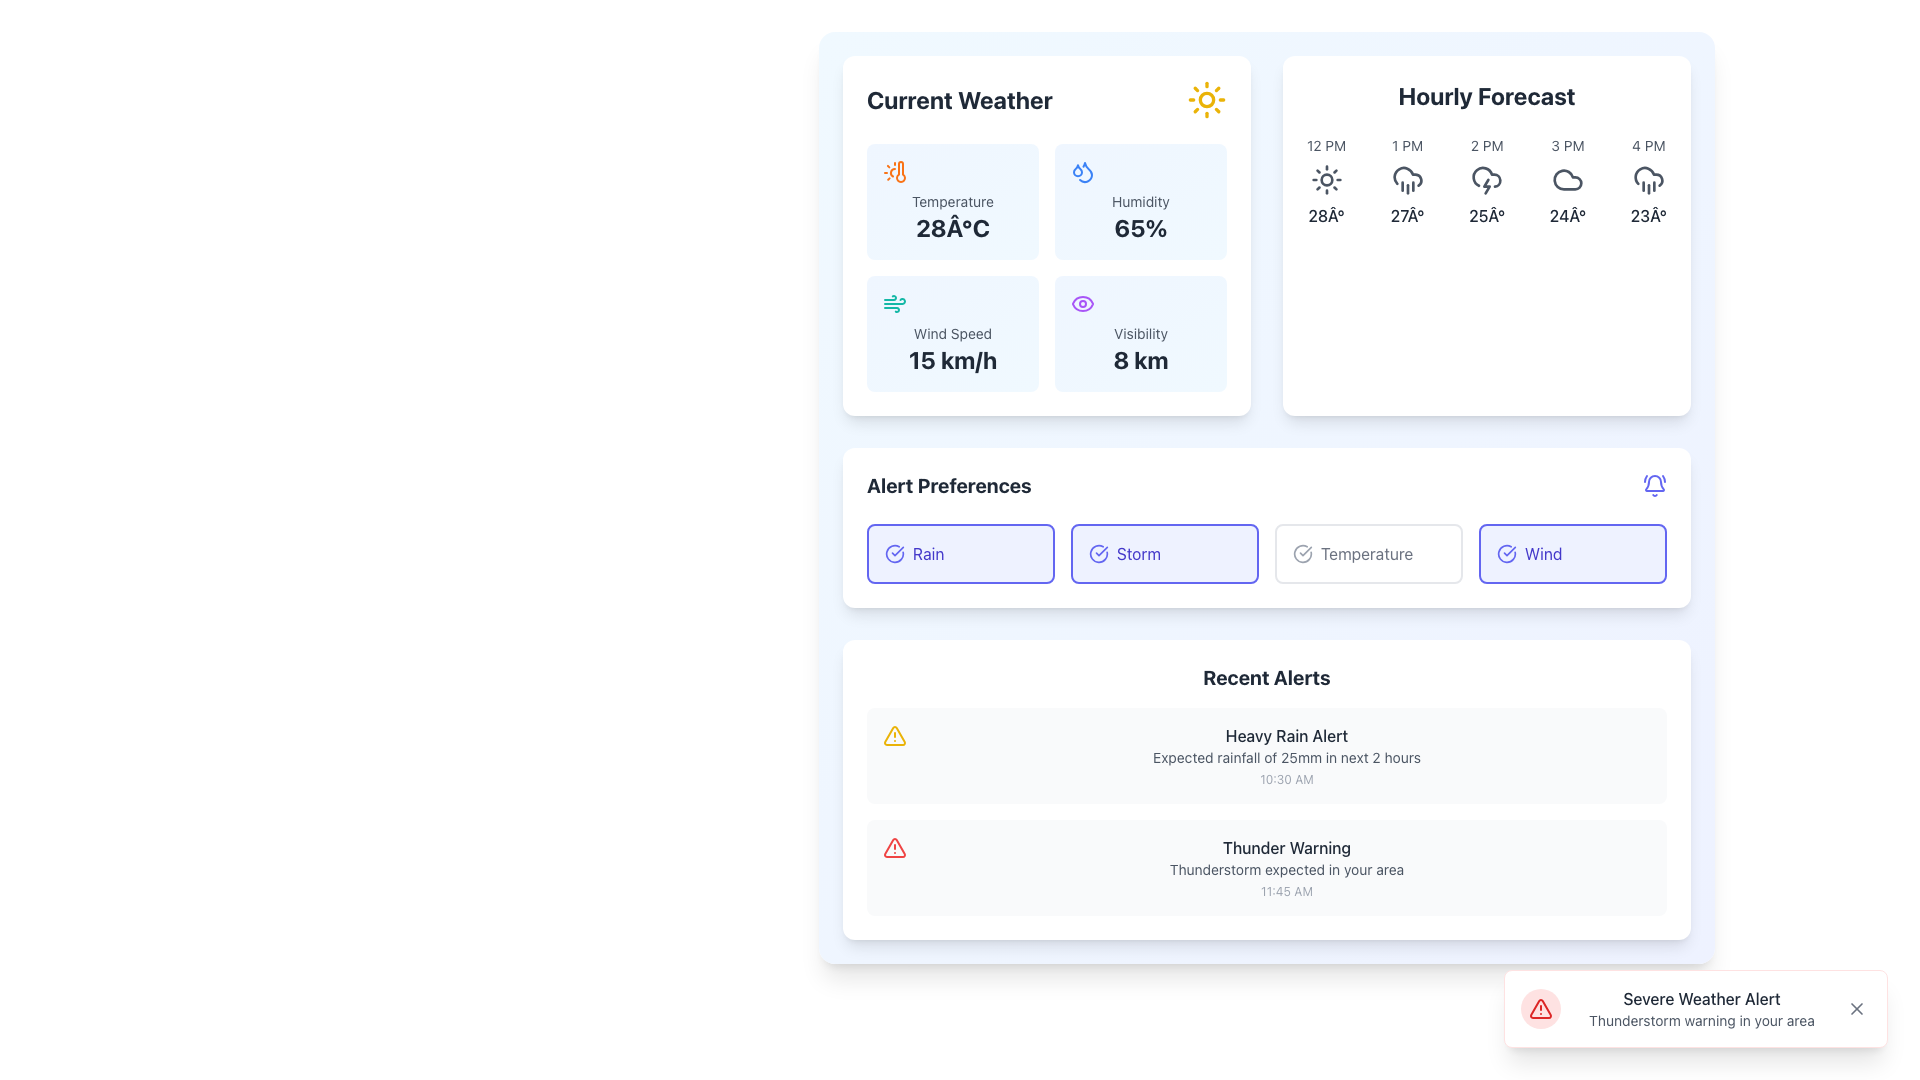 The height and width of the screenshot is (1080, 1920). What do you see at coordinates (893, 848) in the screenshot?
I see `the weather alert icon located in the lower right corner of the display to retrieve additional information regarding severe weather conditions` at bounding box center [893, 848].